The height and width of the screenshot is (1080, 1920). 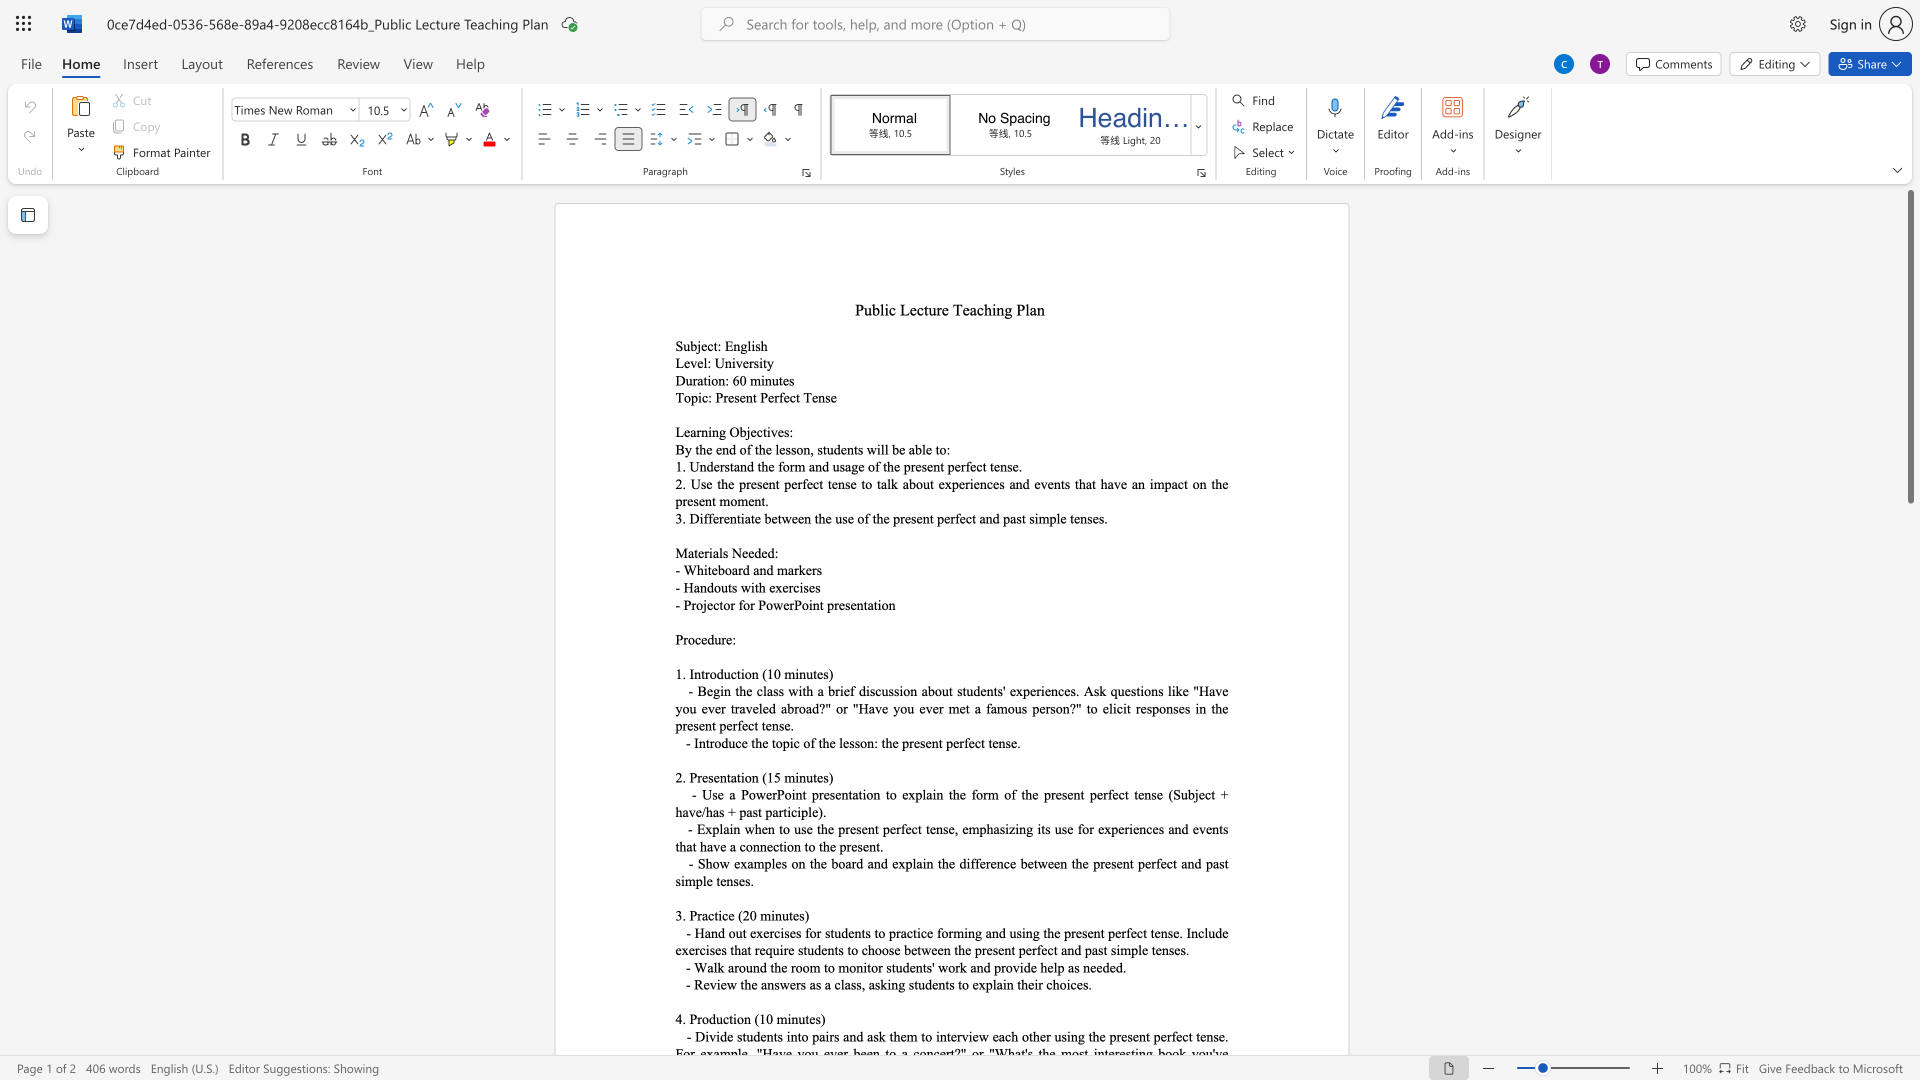 I want to click on the space between the continuous character "4" and "." in the text, so click(x=681, y=1019).